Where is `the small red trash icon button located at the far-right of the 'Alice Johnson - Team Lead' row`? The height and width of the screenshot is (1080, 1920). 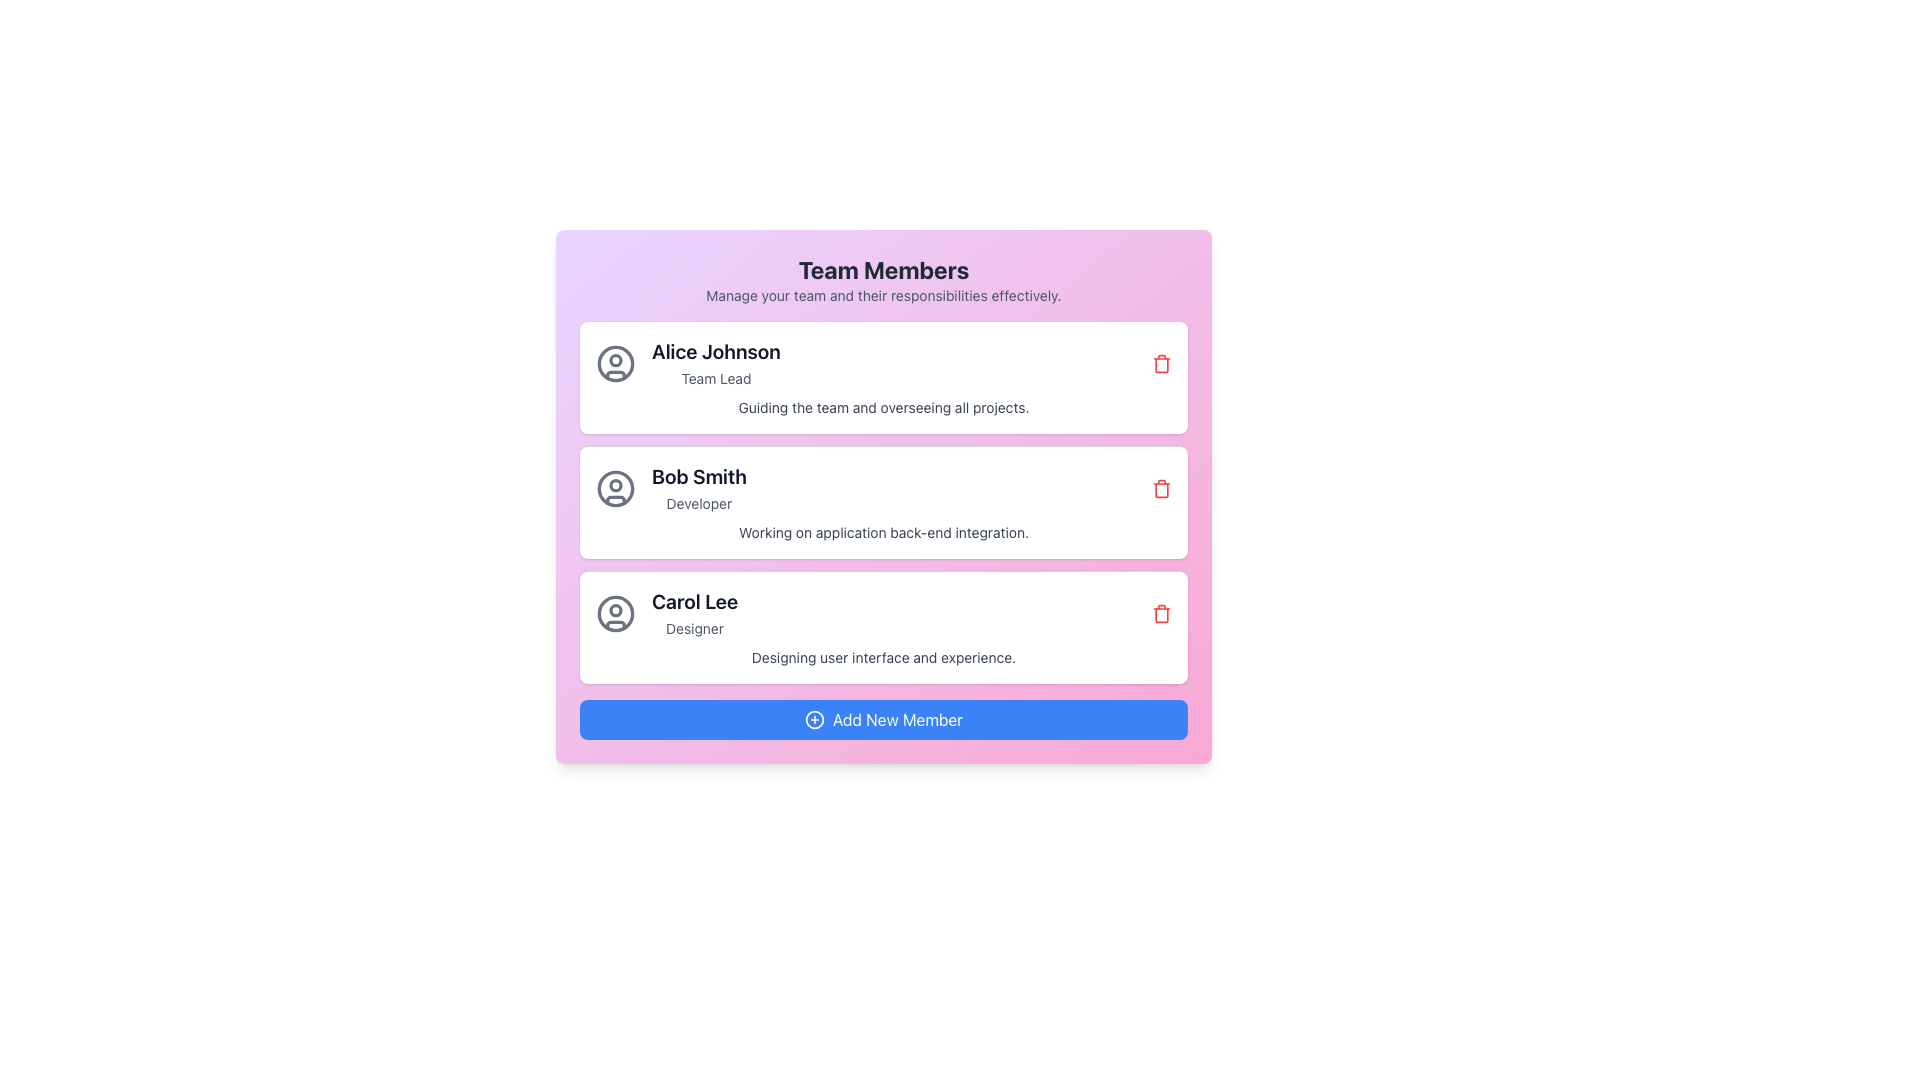 the small red trash icon button located at the far-right of the 'Alice Johnson - Team Lead' row is located at coordinates (1161, 363).